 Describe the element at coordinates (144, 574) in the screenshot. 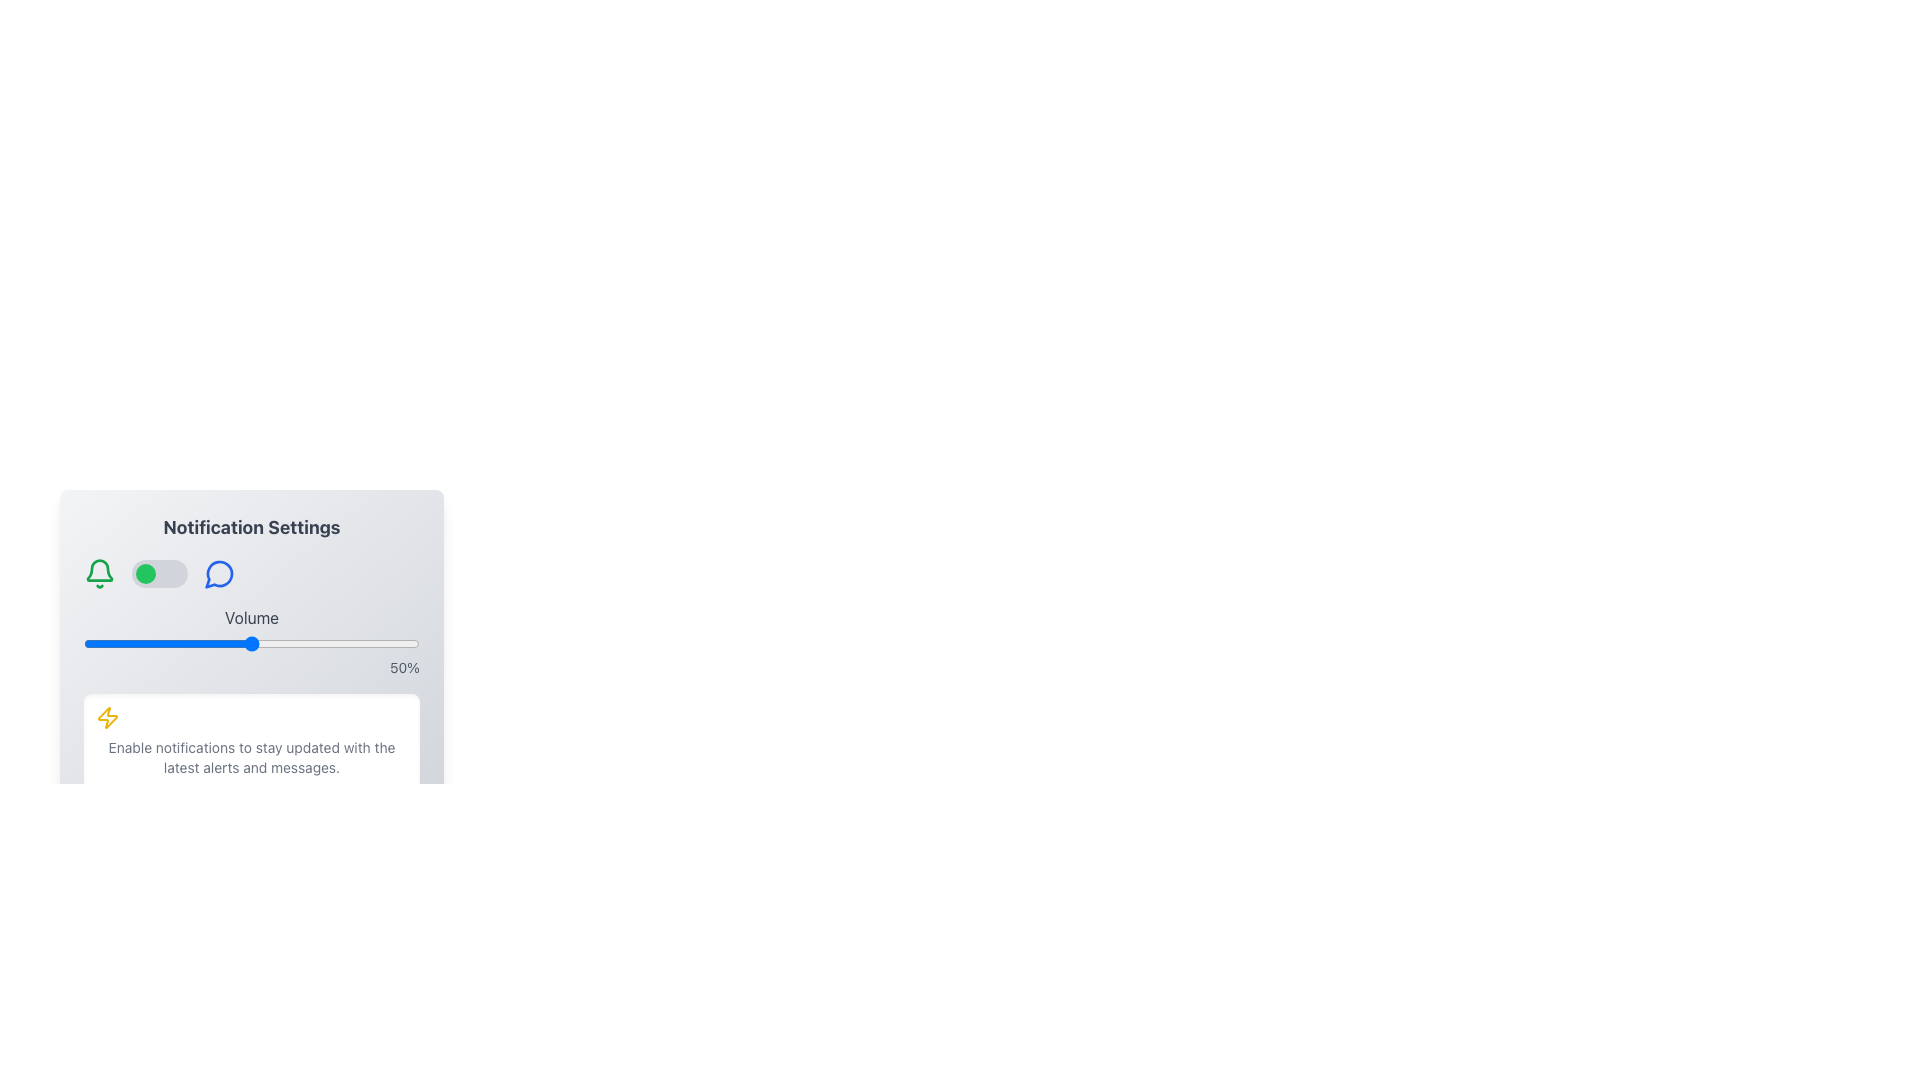

I see `the toggle switch indicator, which is a small circular component with a green background located within a larger oval-shaped toggle switch in the settings interface` at that location.